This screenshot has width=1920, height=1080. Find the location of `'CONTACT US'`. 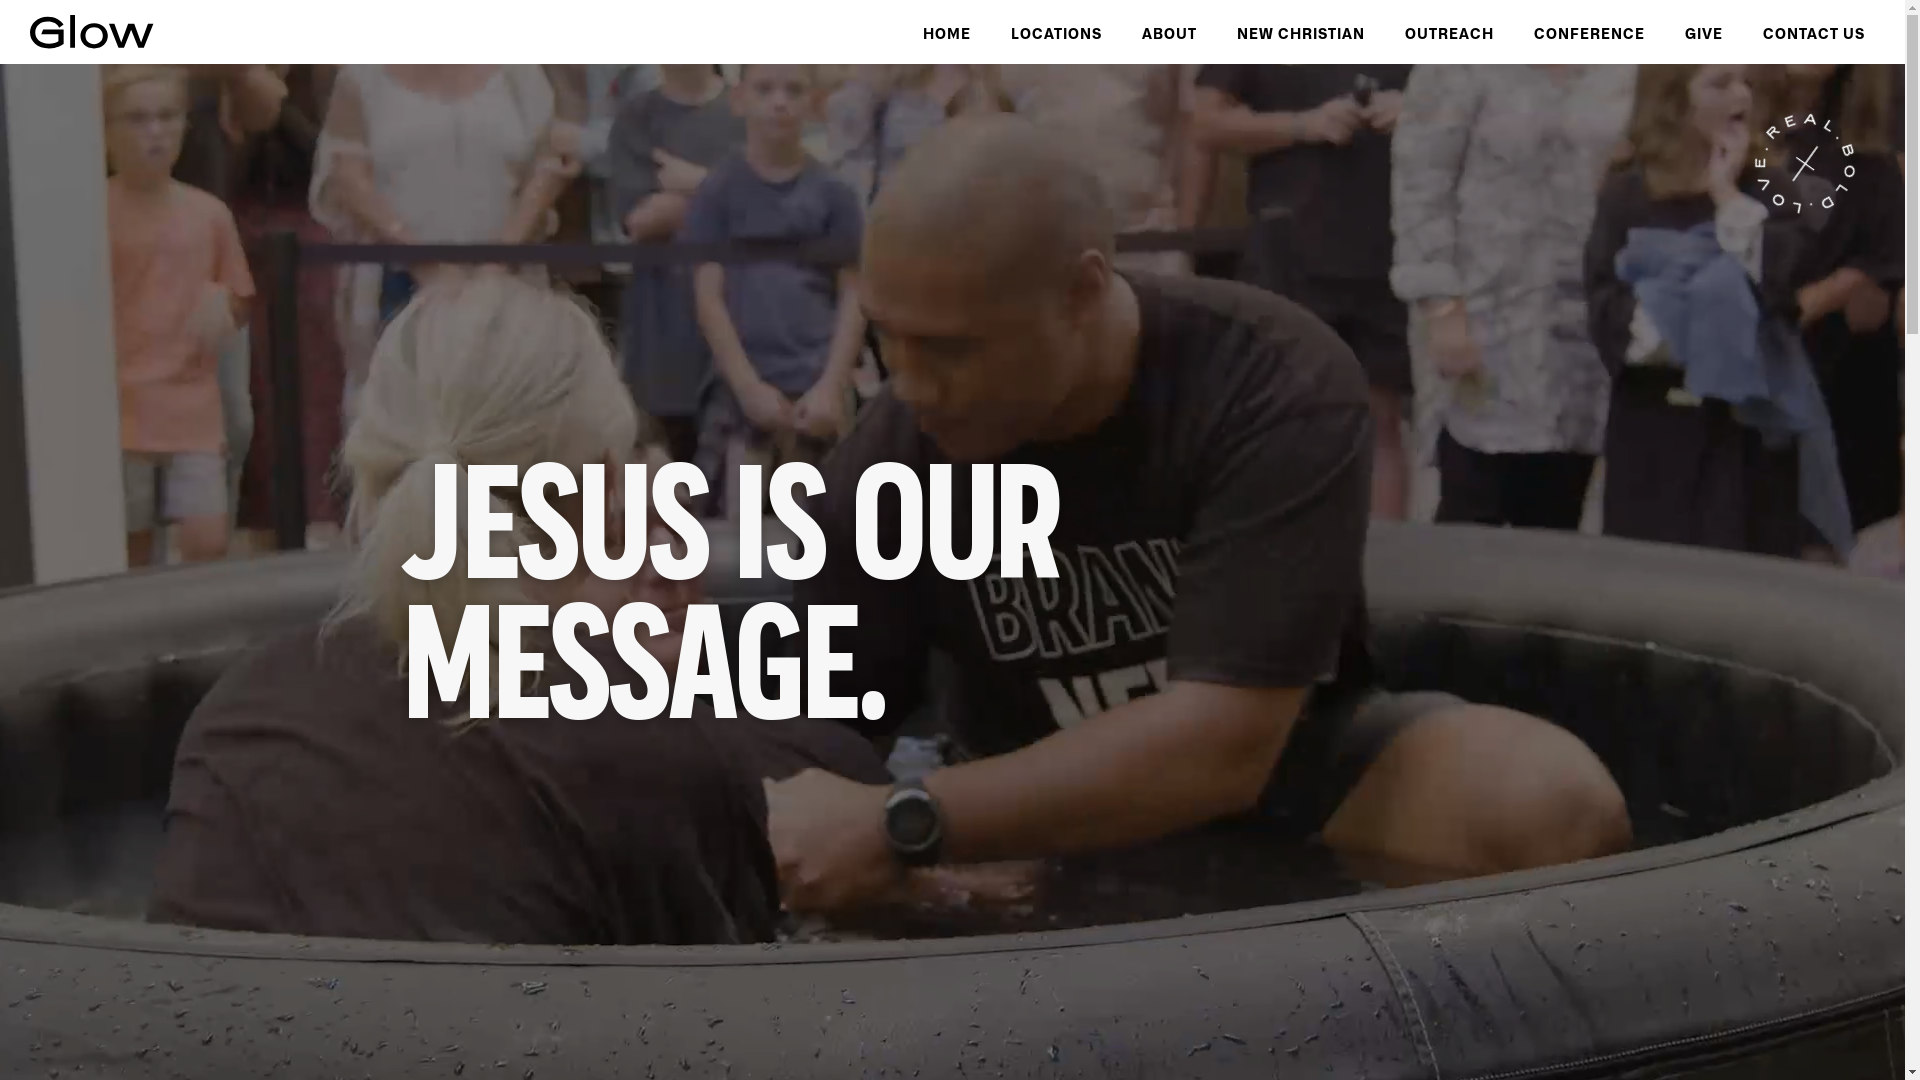

'CONTACT US' is located at coordinates (1814, 31).